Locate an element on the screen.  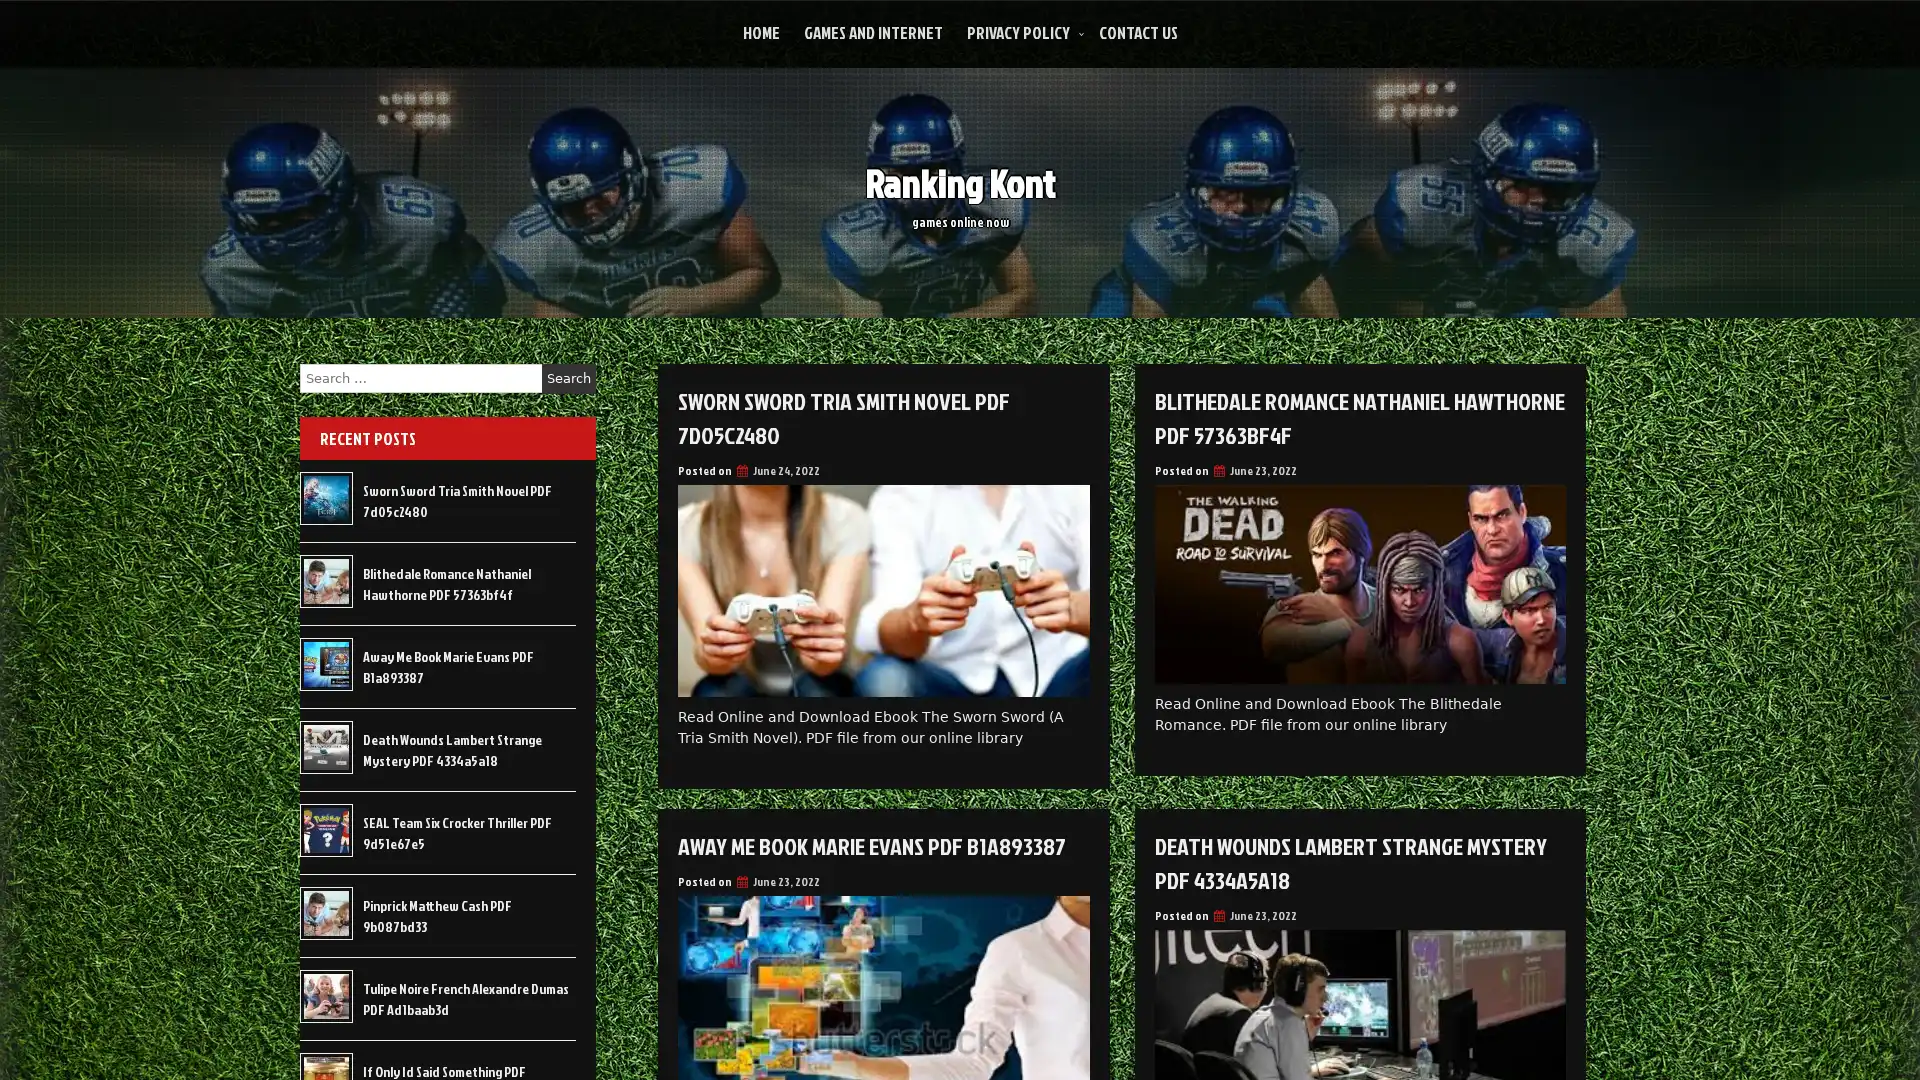
Search is located at coordinates (568, 378).